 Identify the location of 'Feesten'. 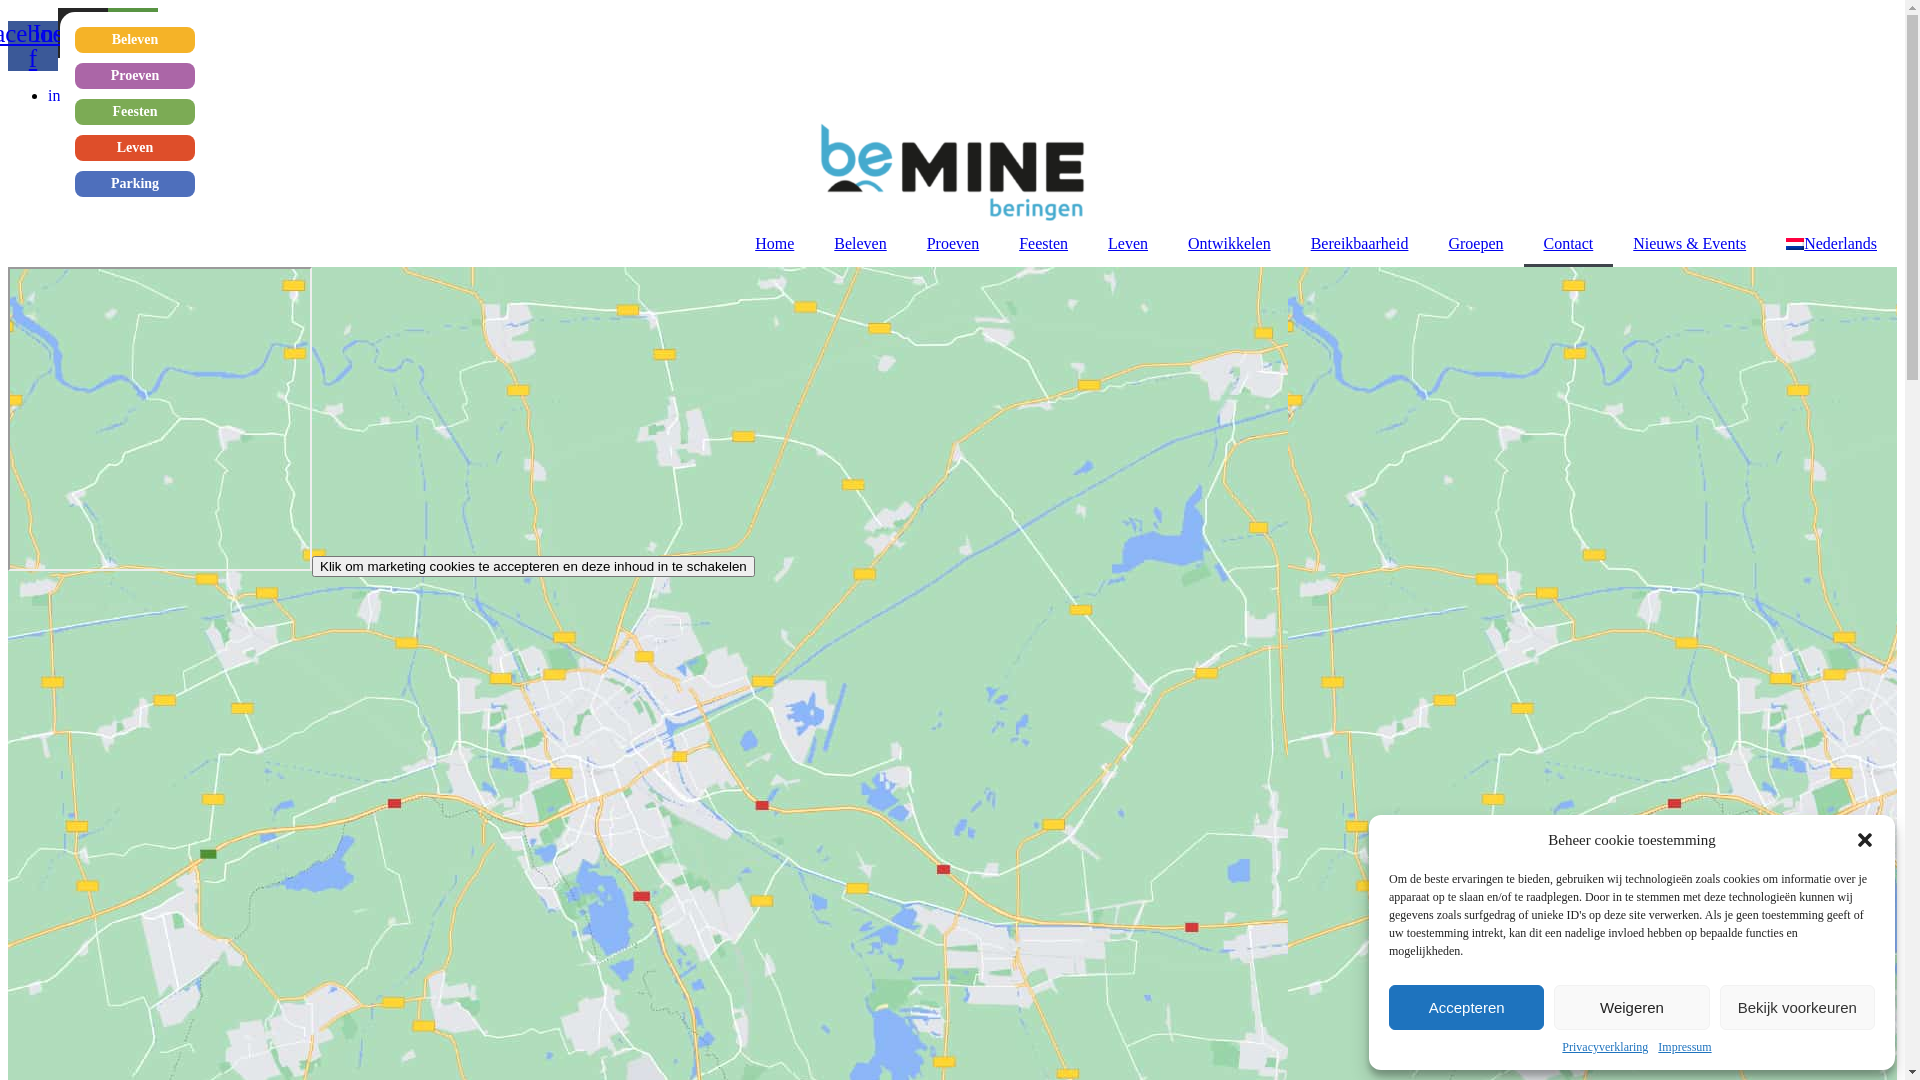
(133, 111).